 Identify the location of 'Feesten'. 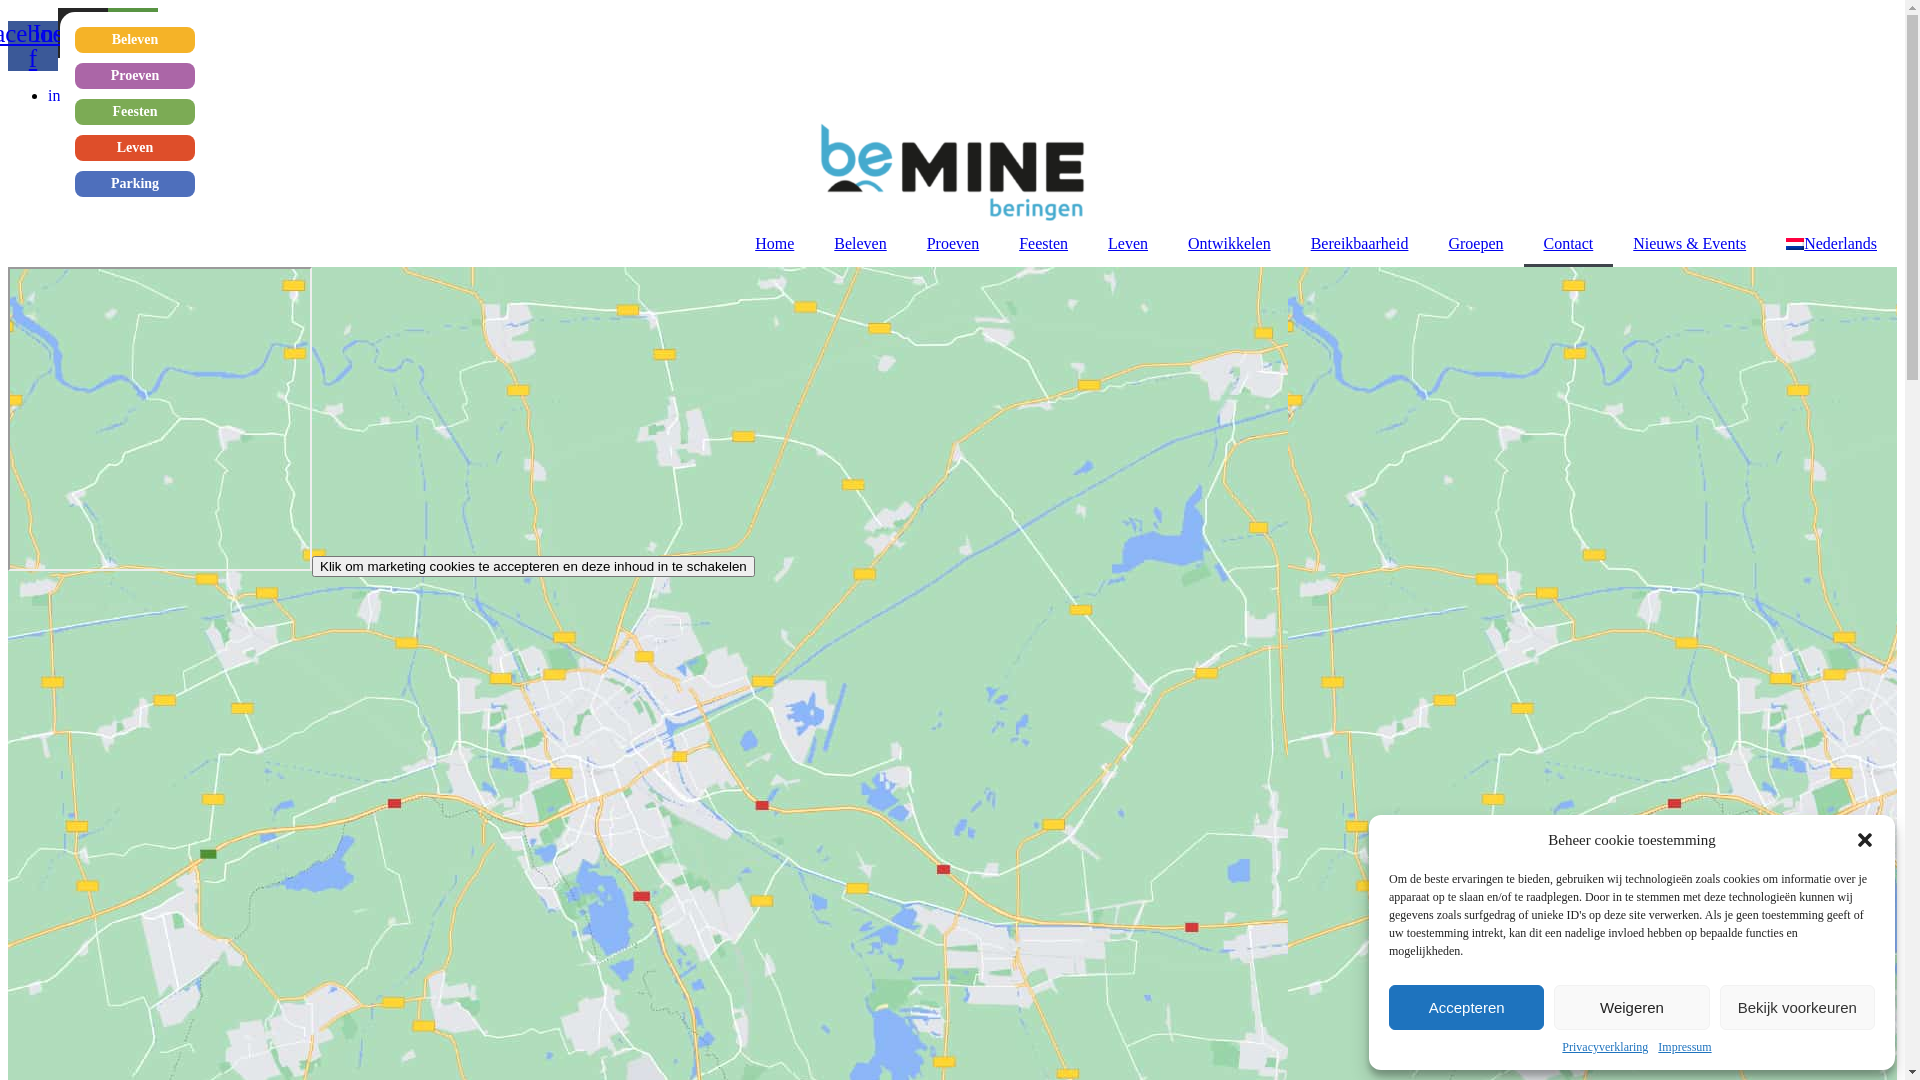
(133, 111).